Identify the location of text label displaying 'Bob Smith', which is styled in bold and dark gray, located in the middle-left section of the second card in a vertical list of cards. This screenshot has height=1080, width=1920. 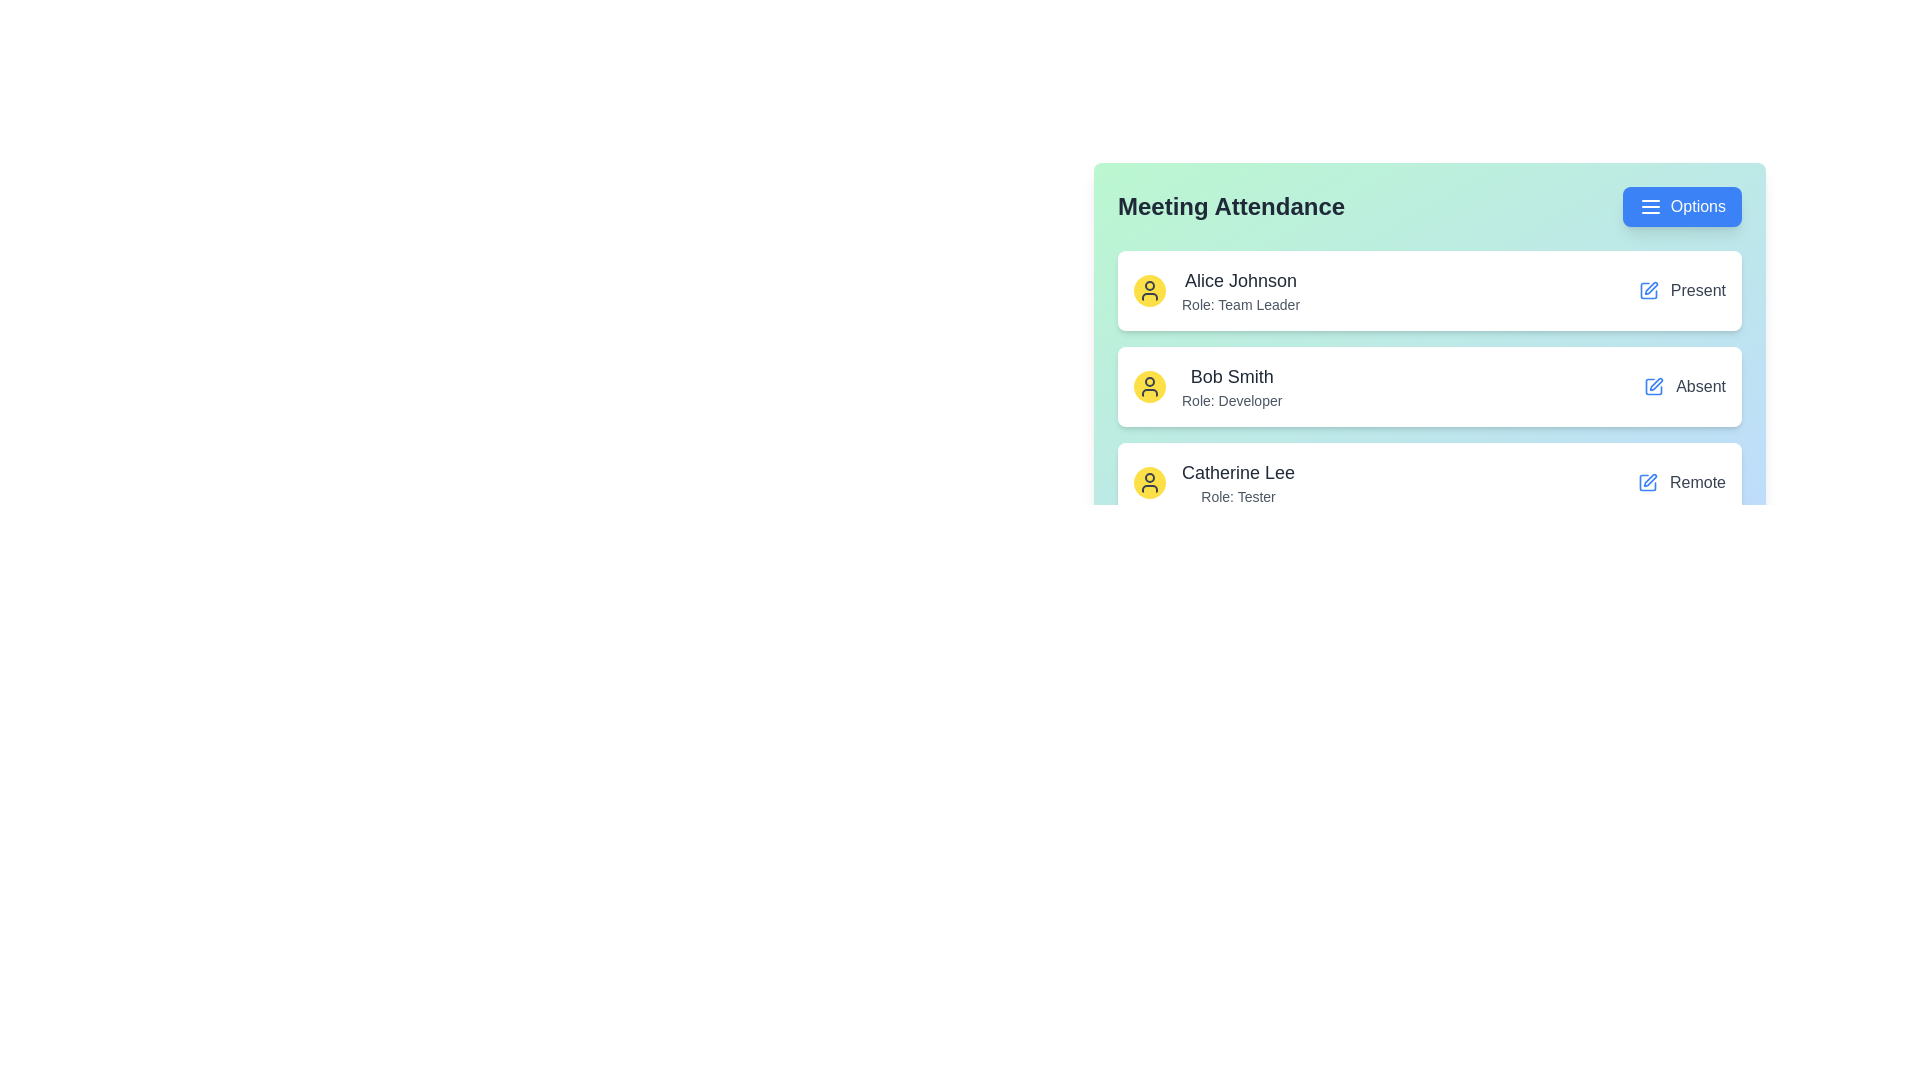
(1231, 377).